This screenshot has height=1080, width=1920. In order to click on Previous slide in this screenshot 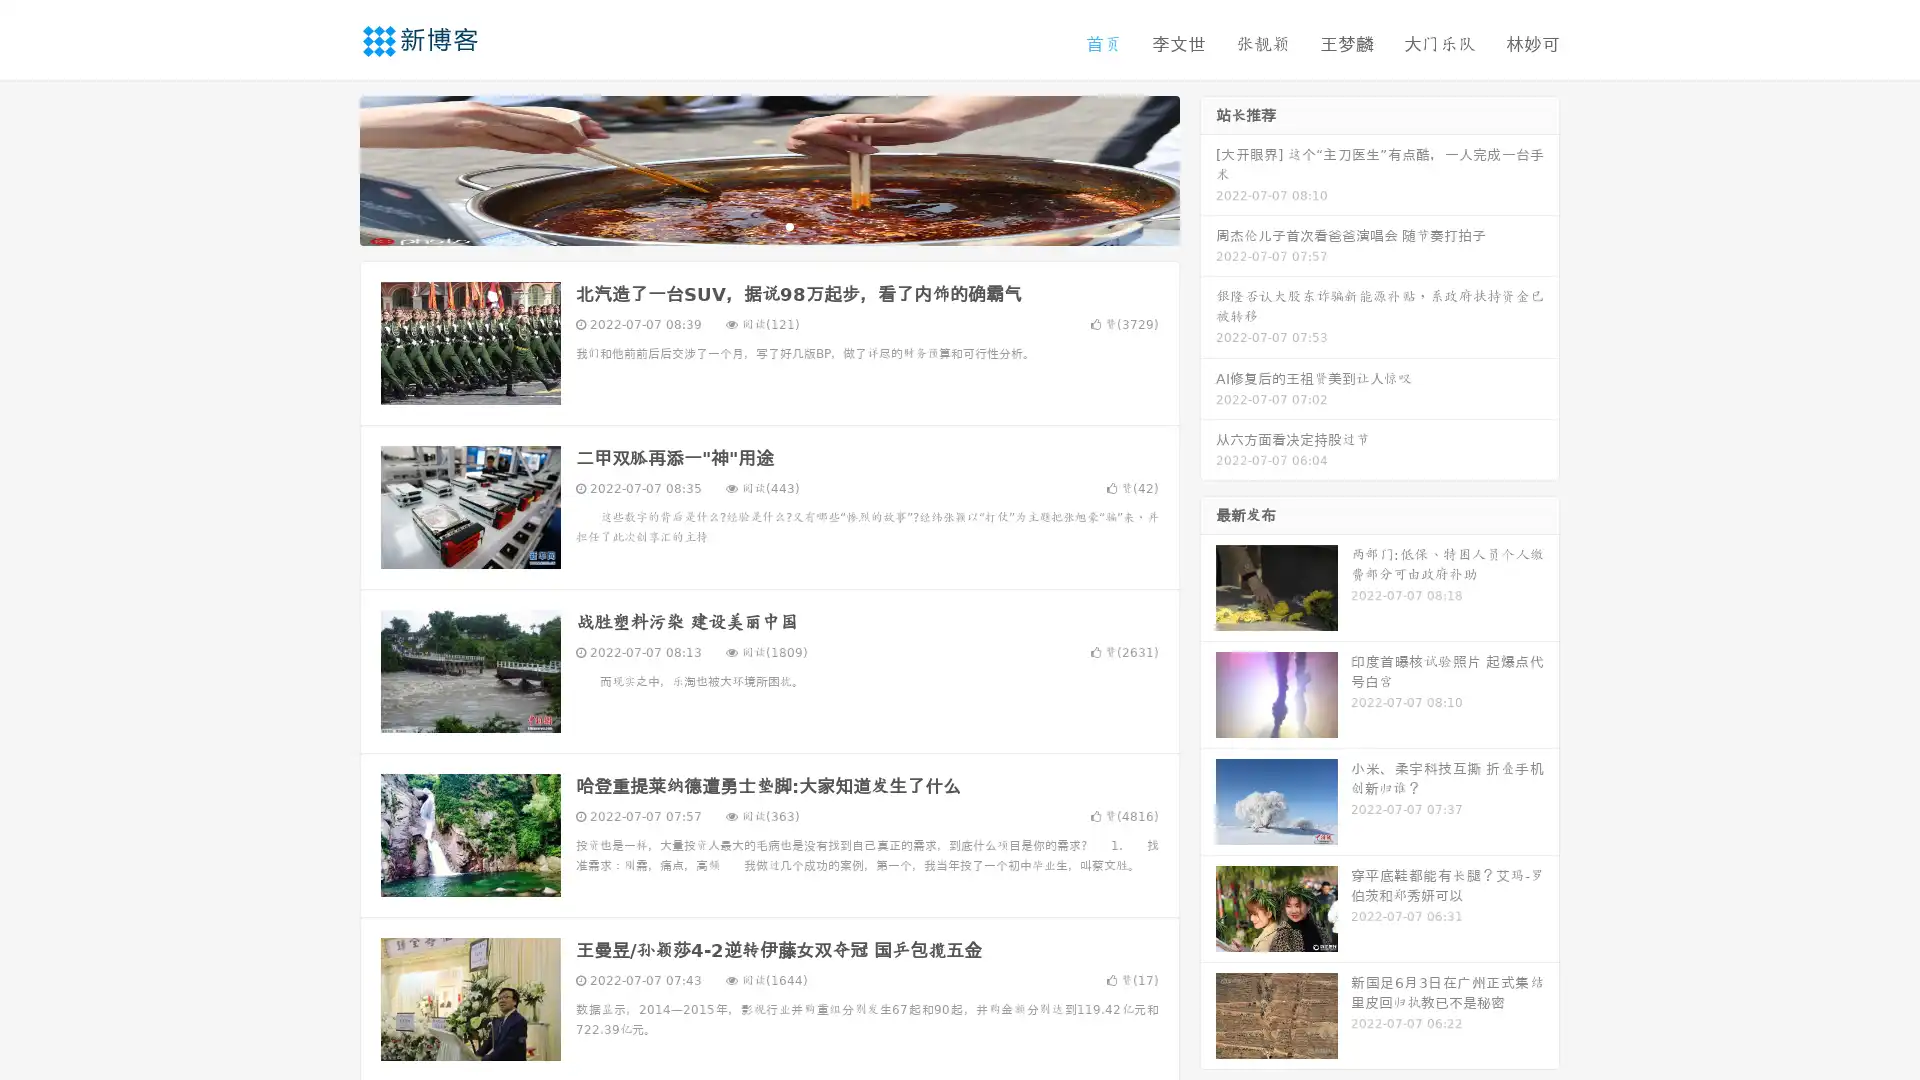, I will do `click(330, 168)`.